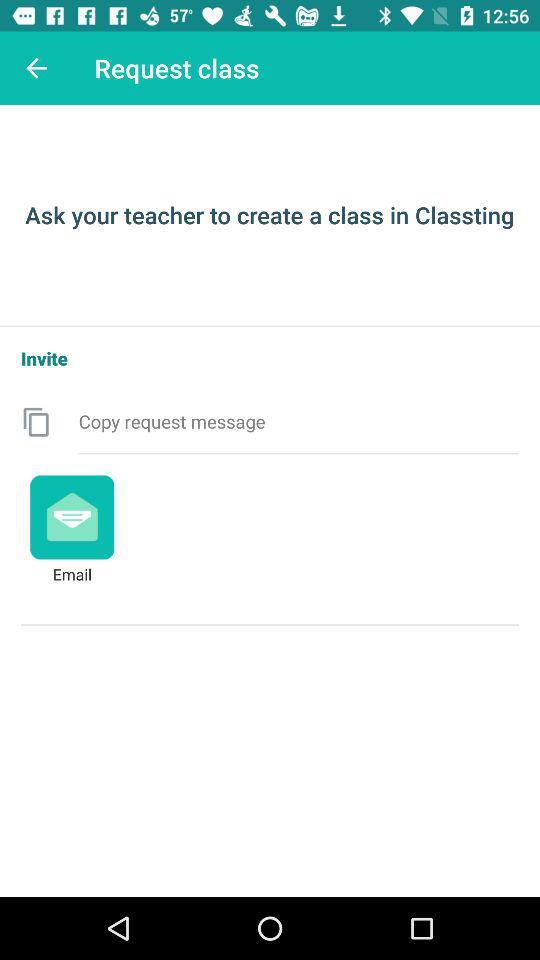  Describe the element at coordinates (36, 68) in the screenshot. I see `icon next to the request class` at that location.